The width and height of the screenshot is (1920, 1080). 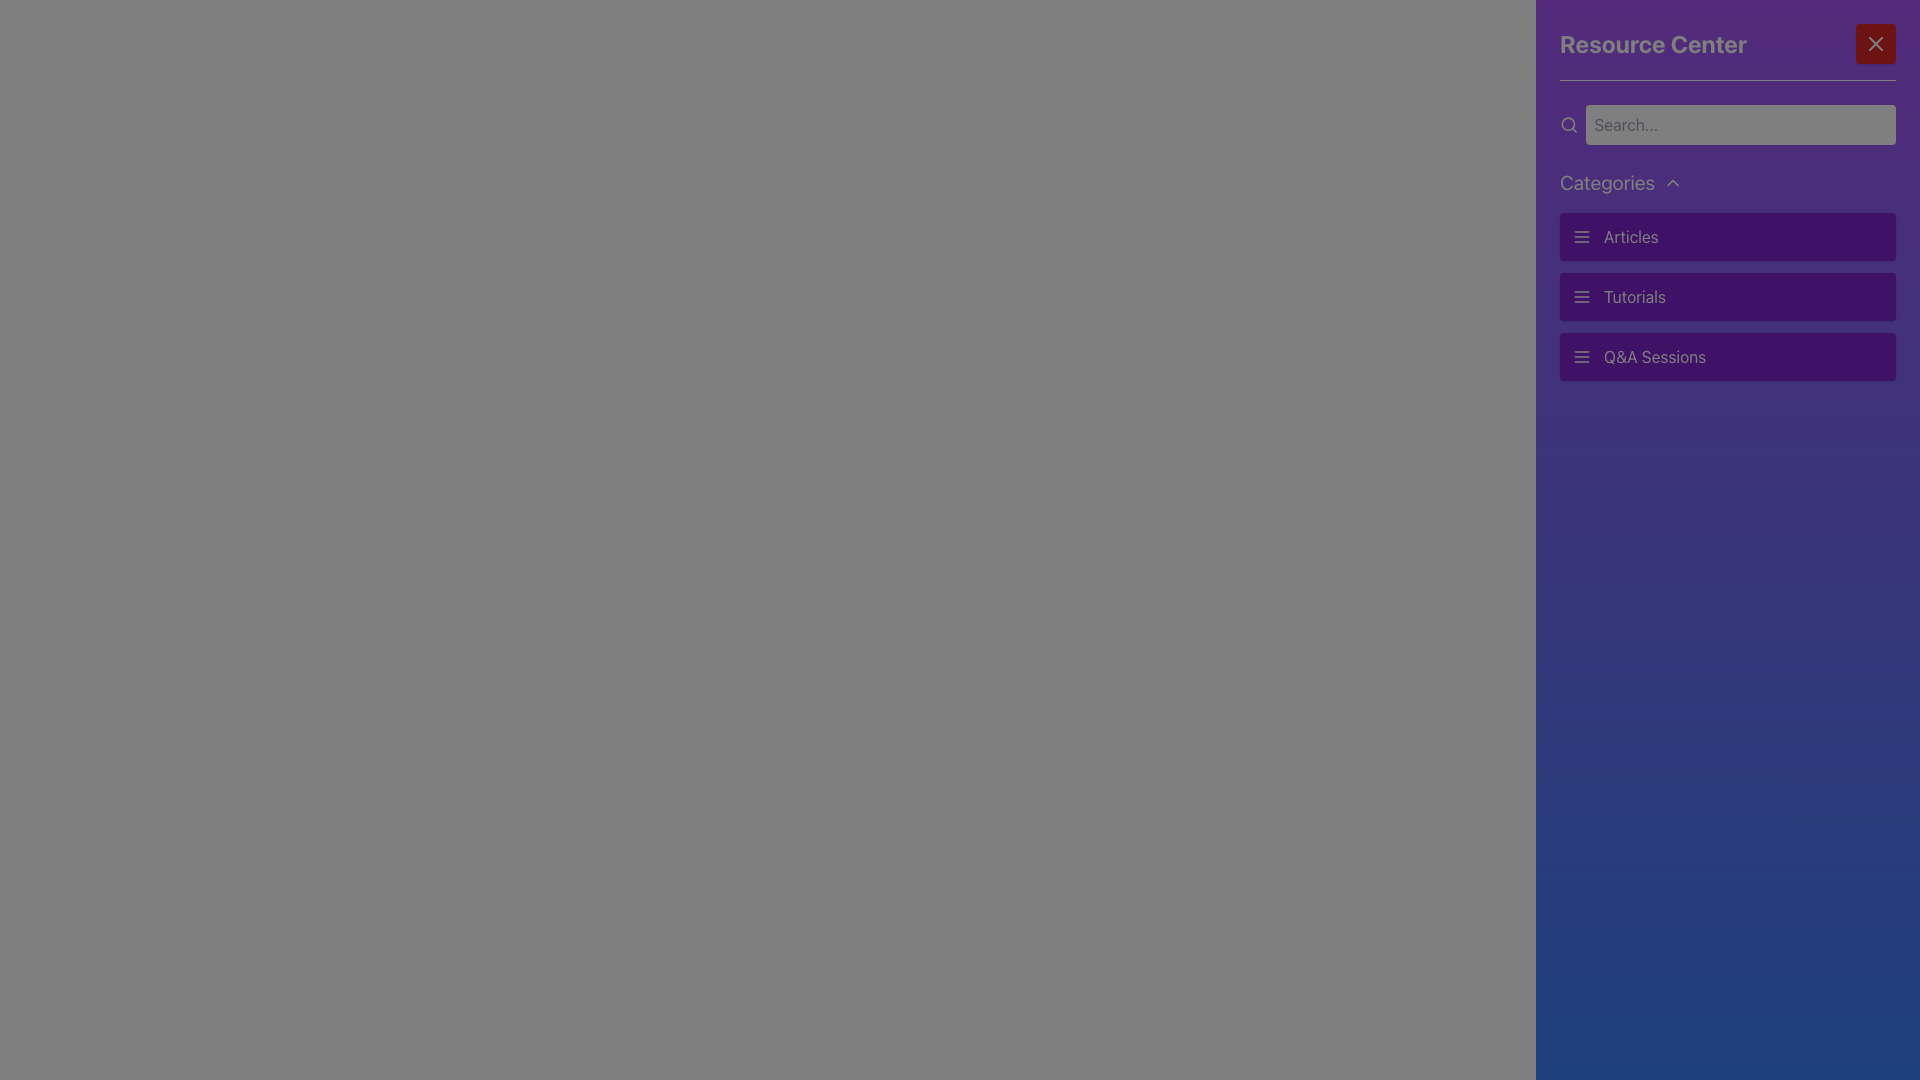 I want to click on the navigation button at the top right of the 'Categories' section, so click(x=1727, y=235).